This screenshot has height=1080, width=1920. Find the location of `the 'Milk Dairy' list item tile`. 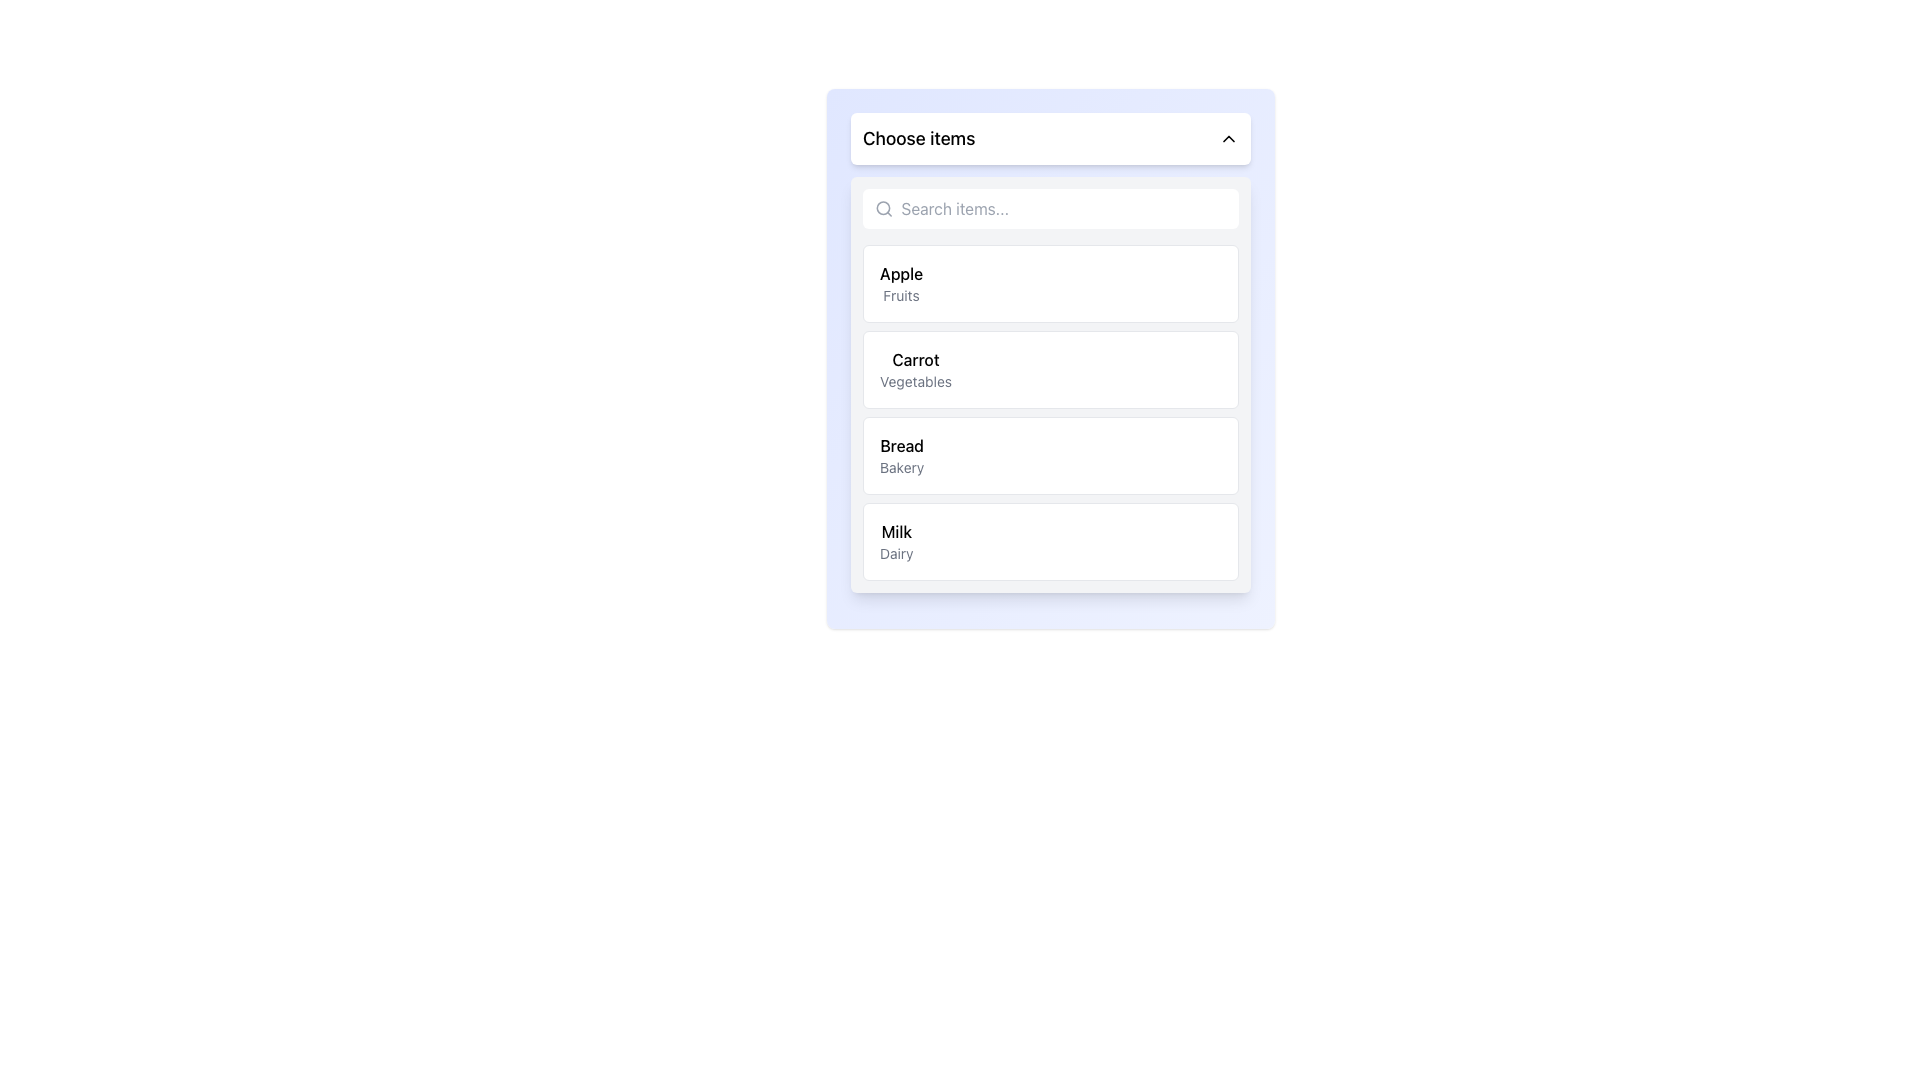

the 'Milk Dairy' list item tile is located at coordinates (1050, 542).